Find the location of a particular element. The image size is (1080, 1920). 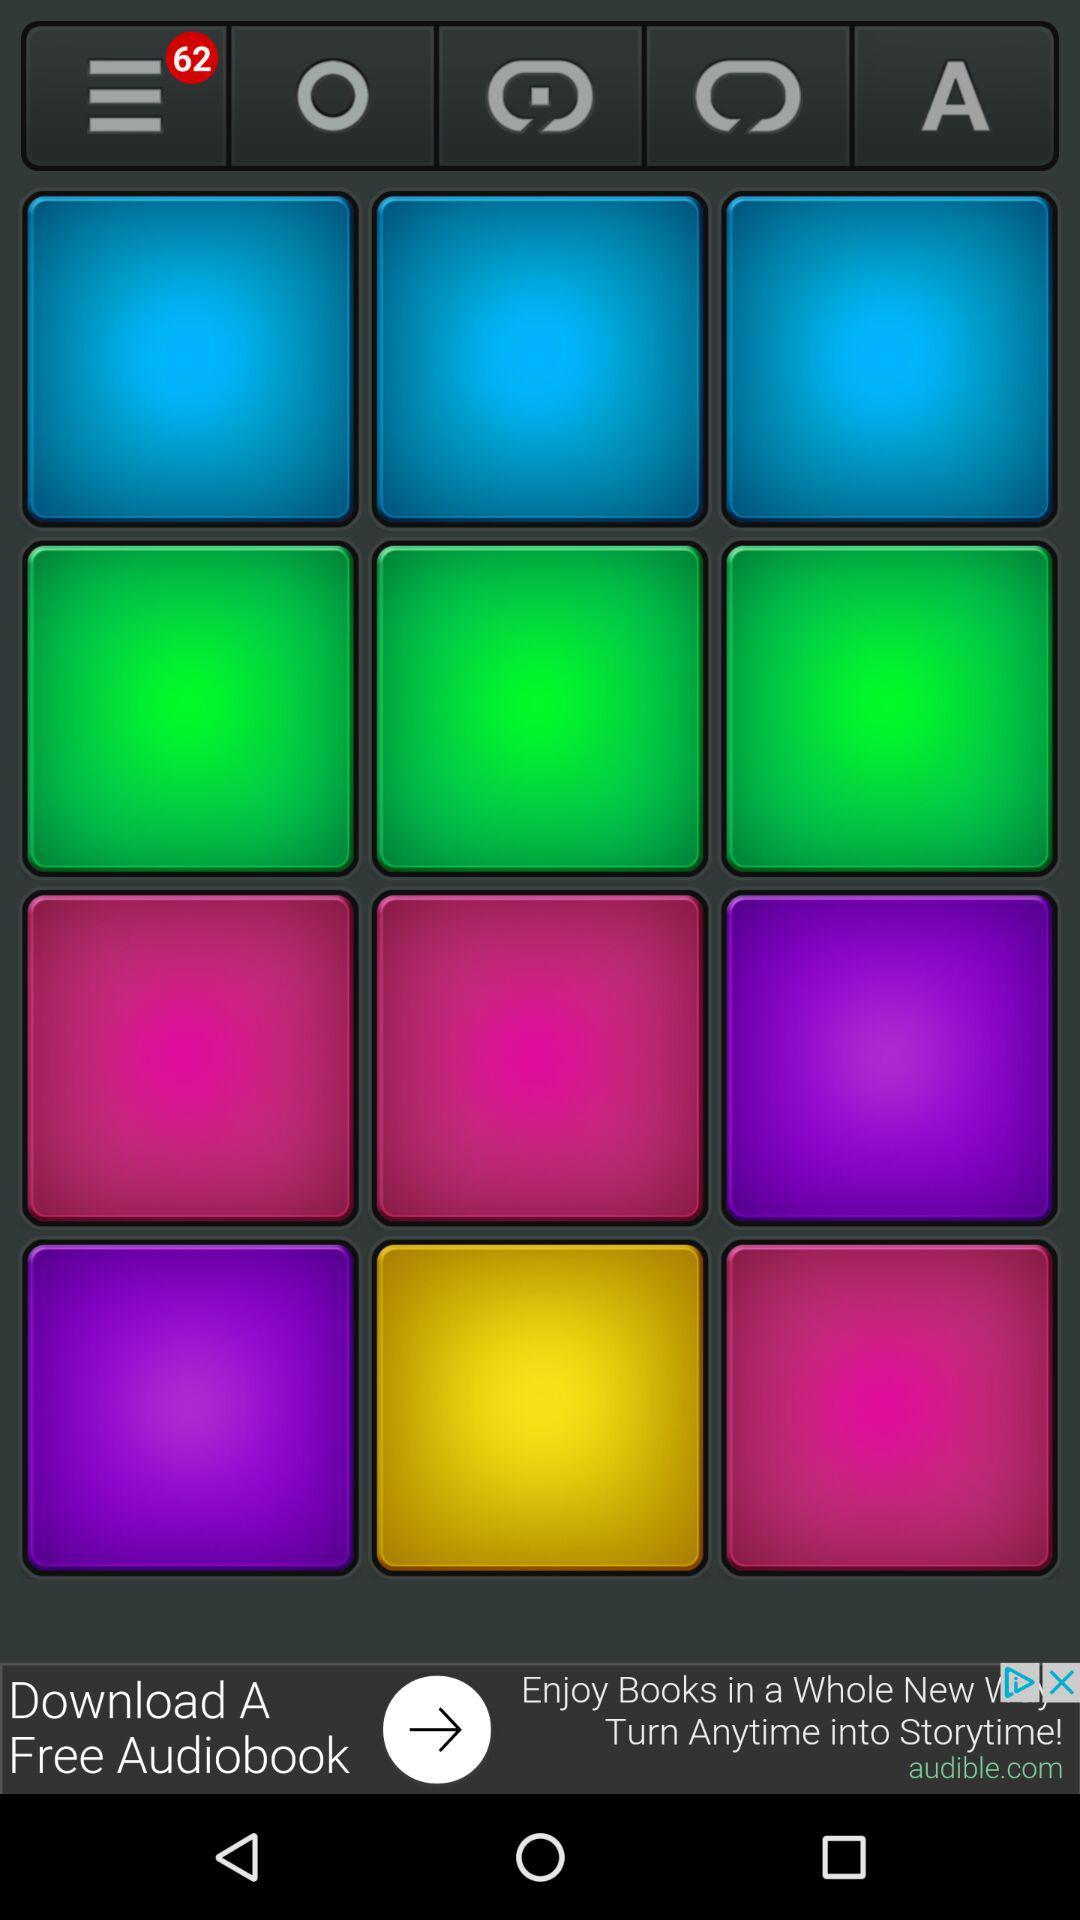

font selection is located at coordinates (954, 95).